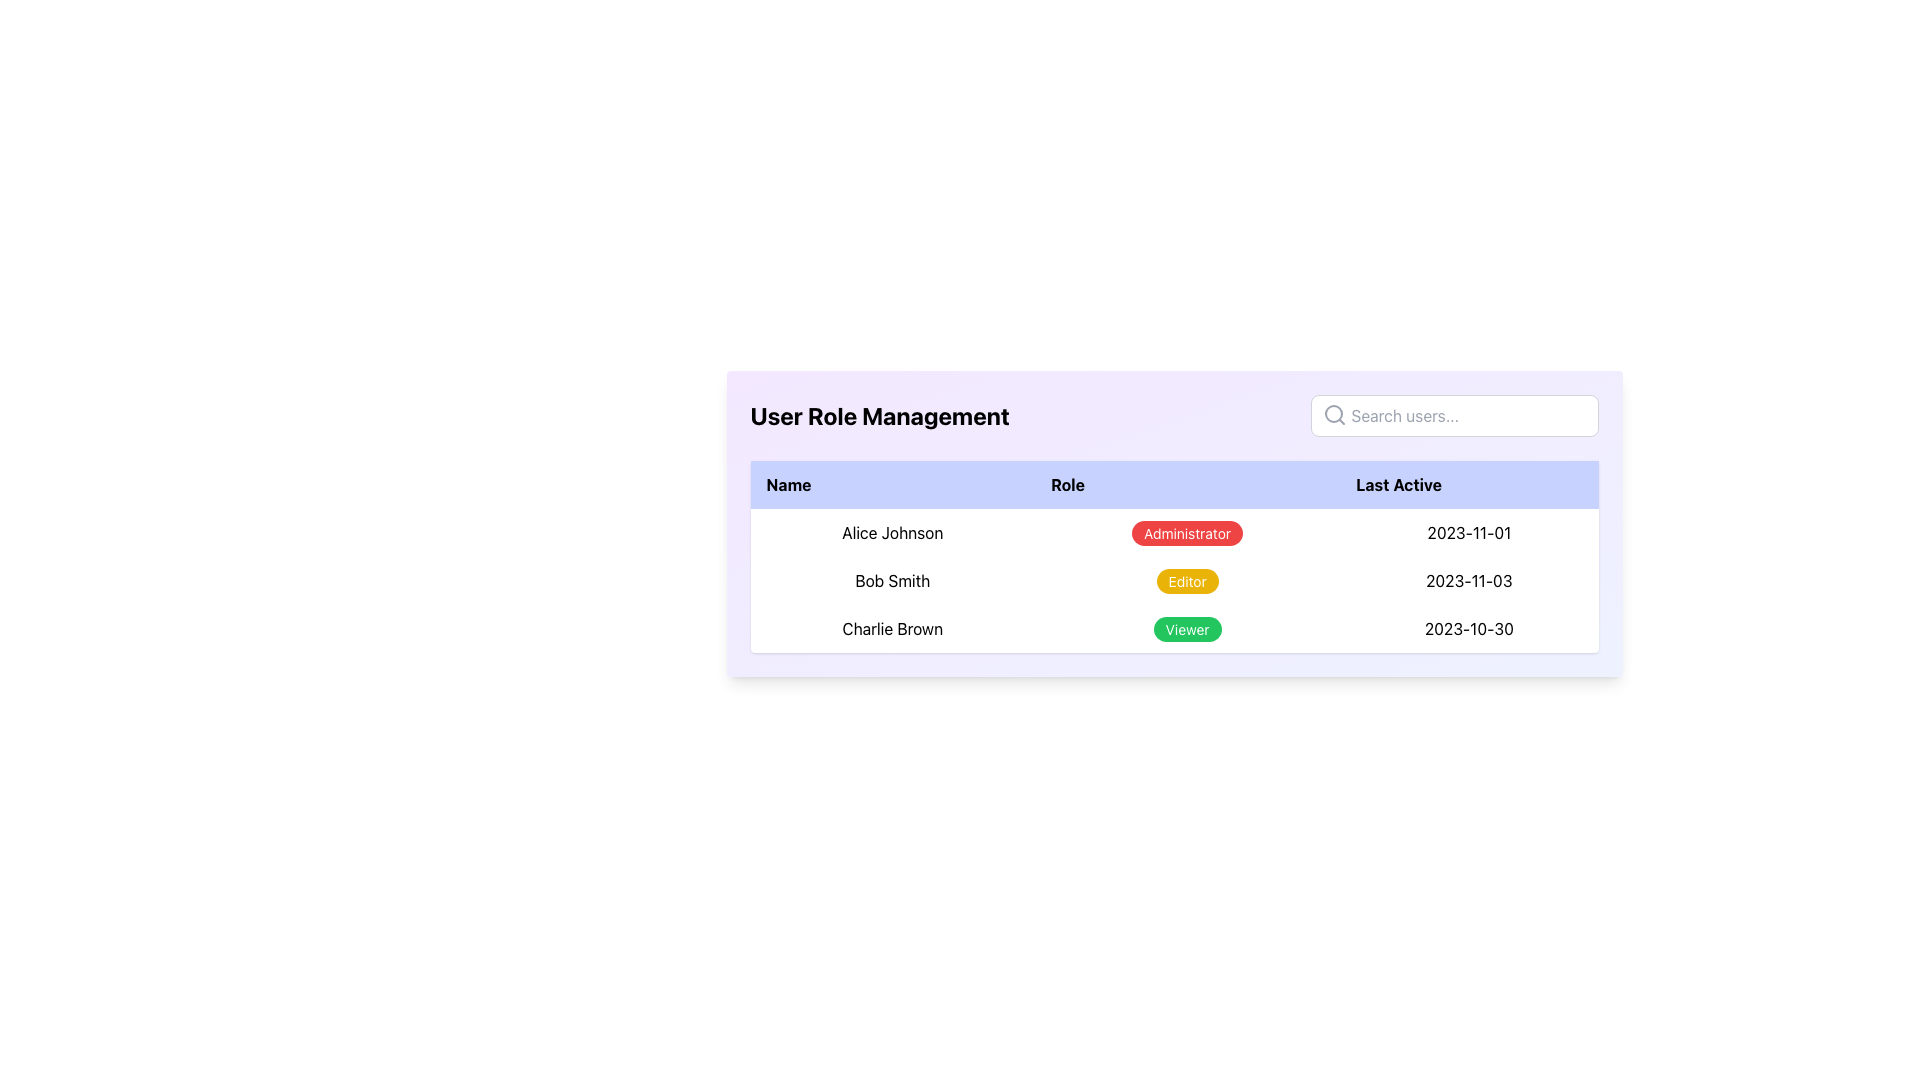  Describe the element at coordinates (1469, 627) in the screenshot. I see `the text '2023-10-30' located in the 'Last Active' column of the user management table, which is aligned horizontally with the 'Viewer' role for Charlie Brown` at that location.